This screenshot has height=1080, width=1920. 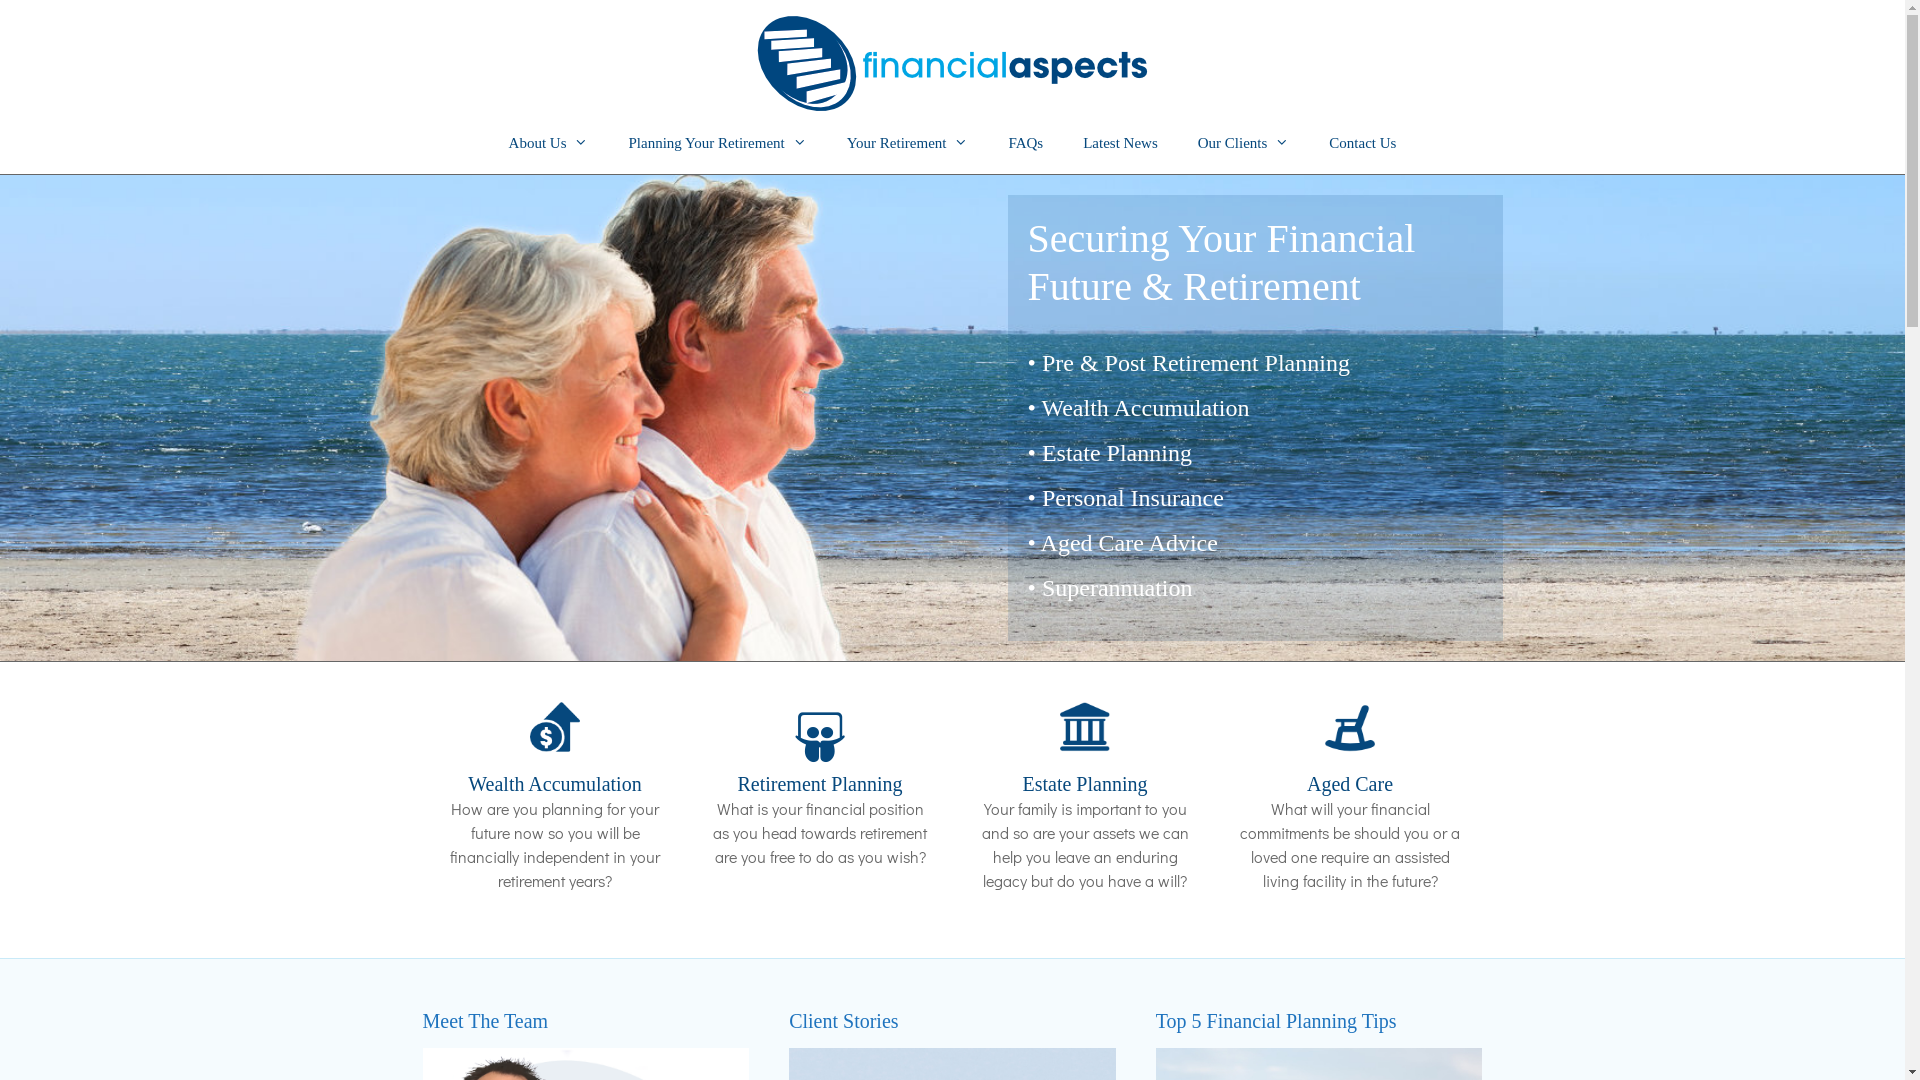 What do you see at coordinates (906, 141) in the screenshot?
I see `'Your Retirement'` at bounding box center [906, 141].